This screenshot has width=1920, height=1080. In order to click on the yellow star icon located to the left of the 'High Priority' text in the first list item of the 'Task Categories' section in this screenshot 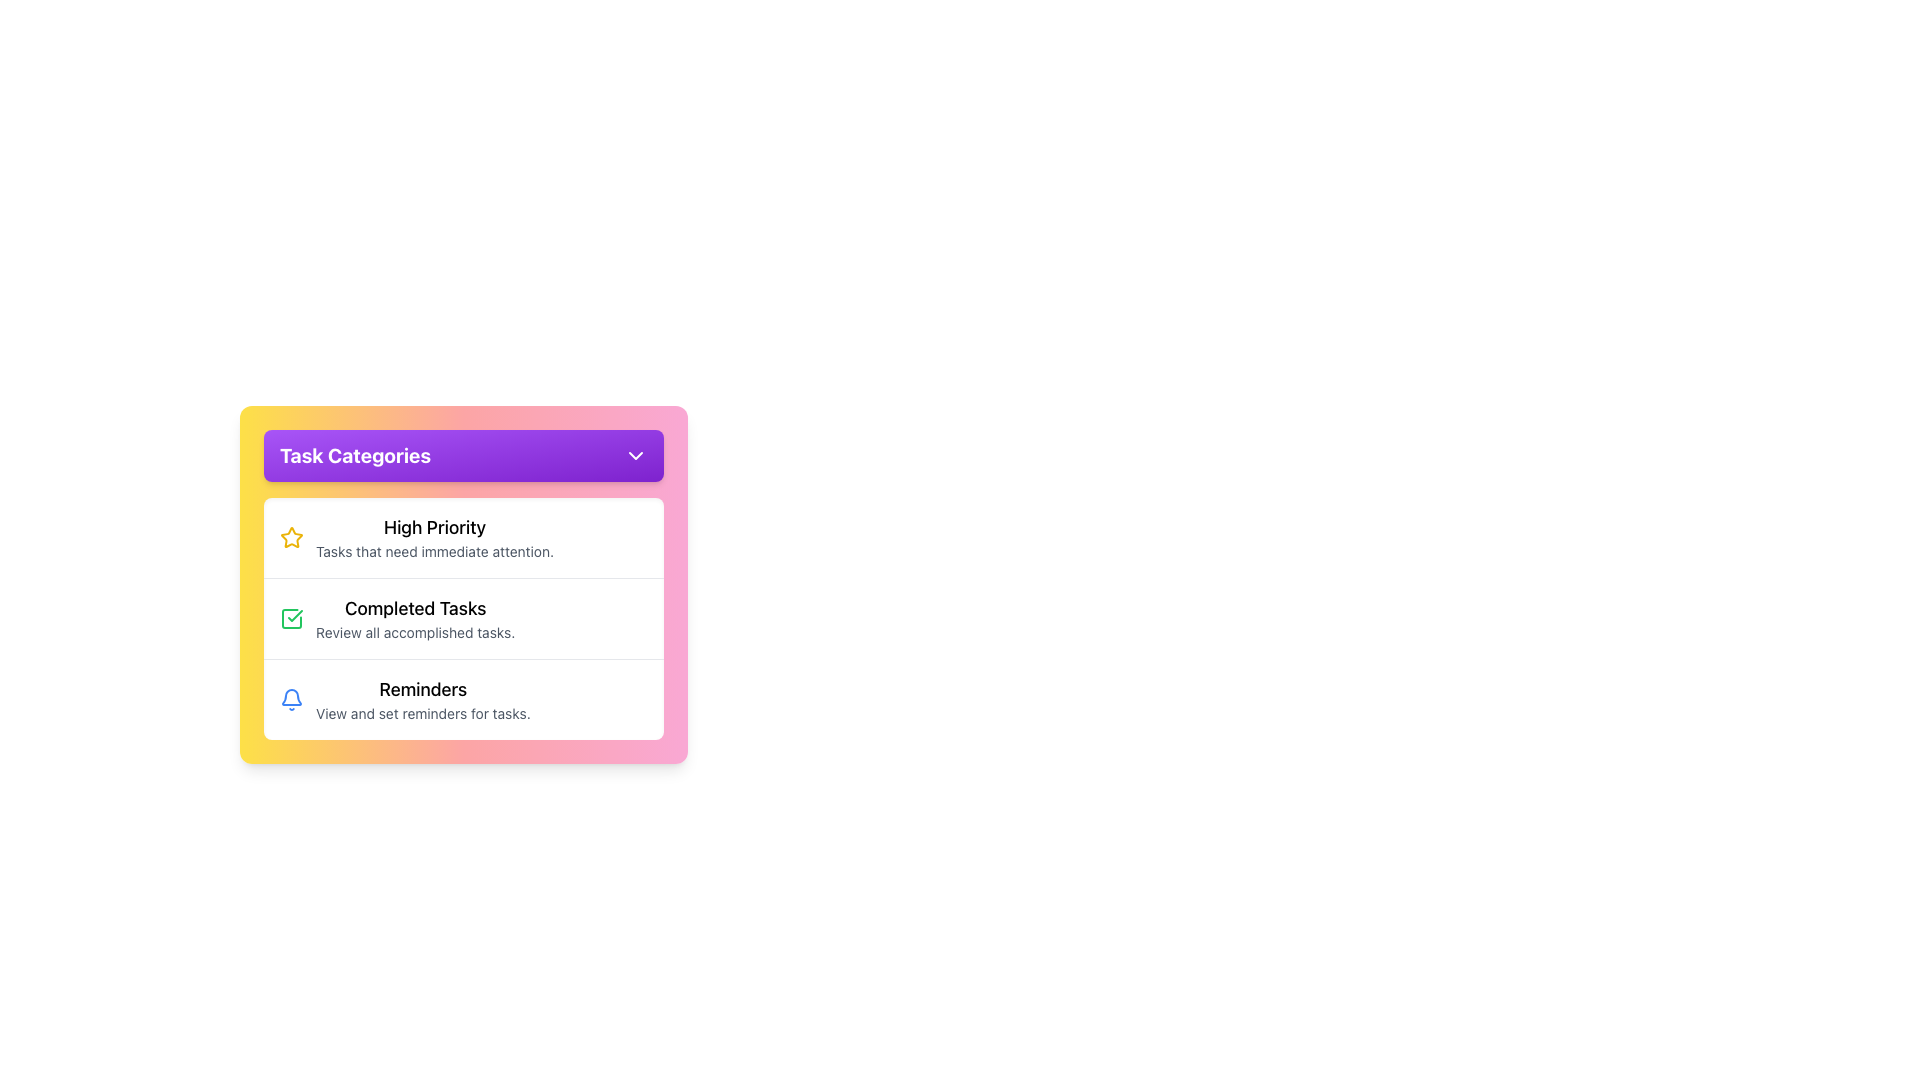, I will do `click(291, 536)`.